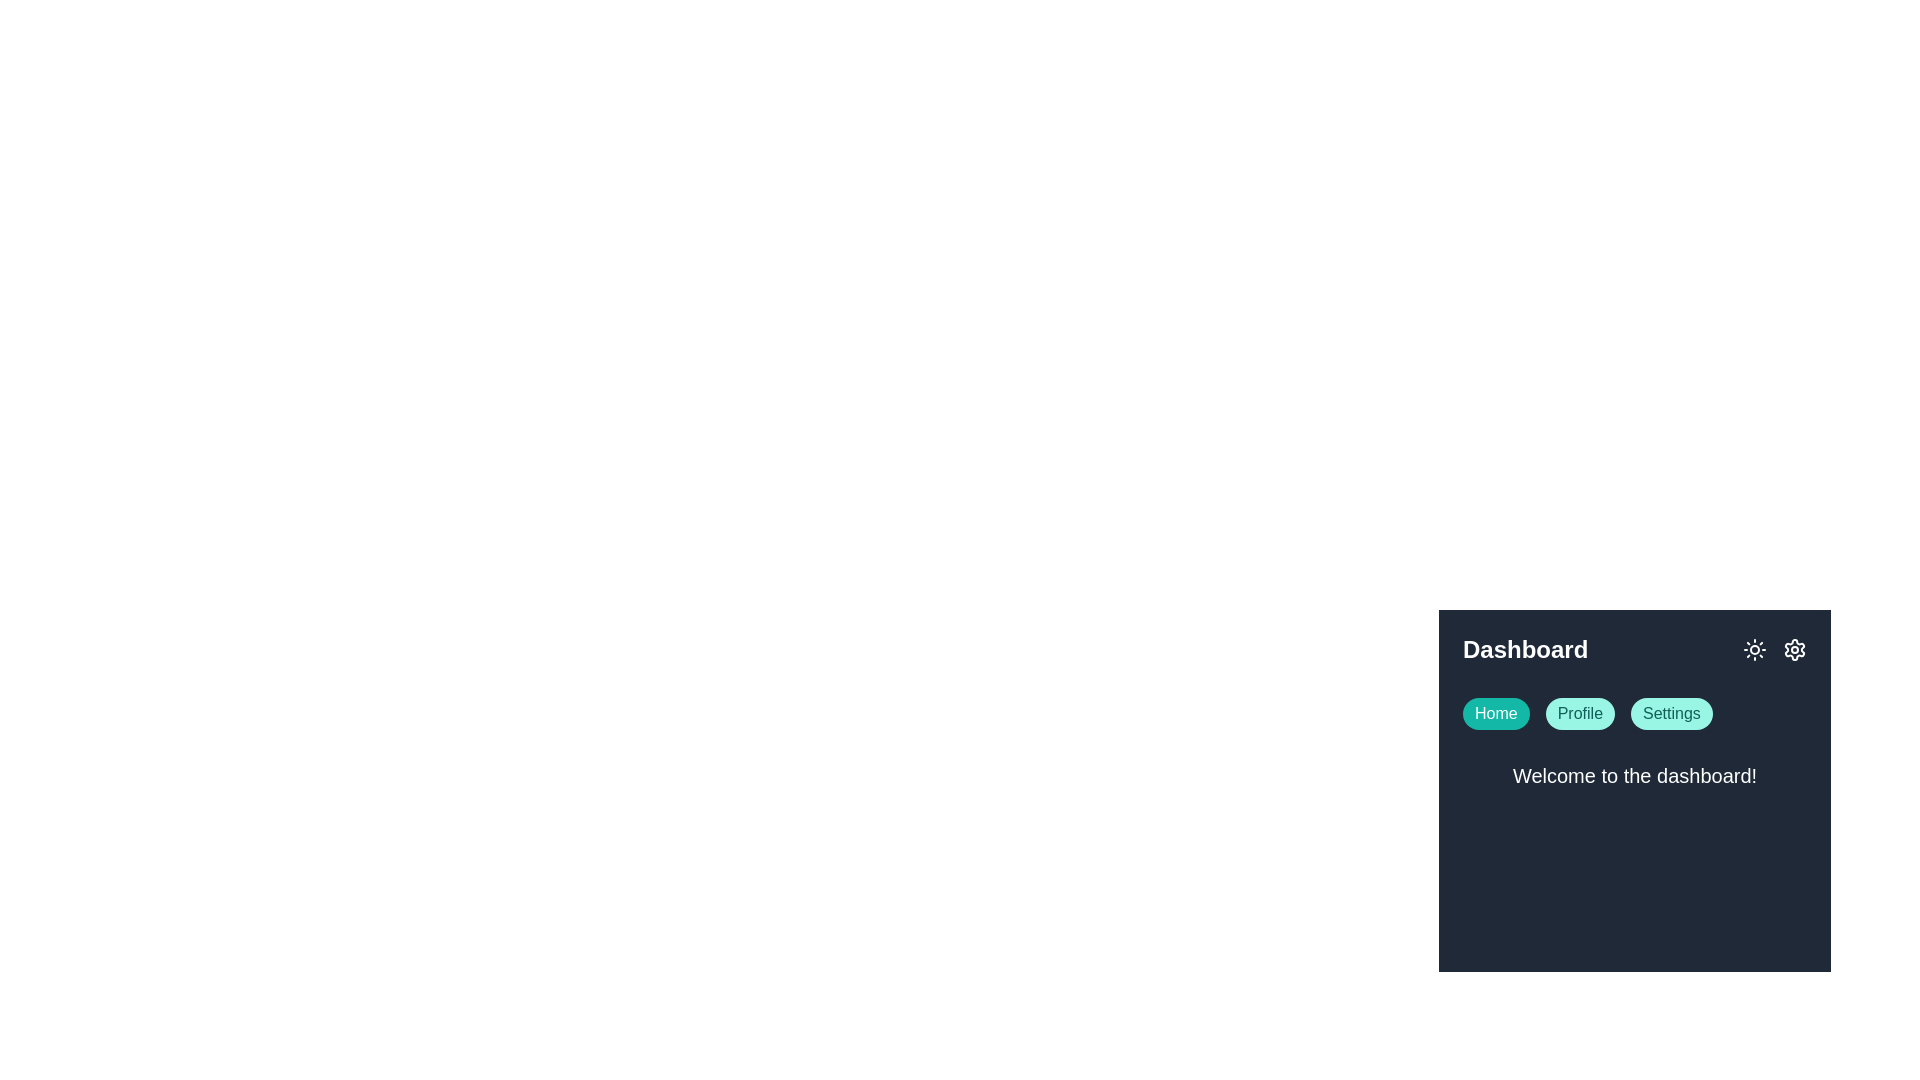  What do you see at coordinates (1671, 712) in the screenshot?
I see `the 'Settings' button, which is a rounded button with a light teal background and dark teal text, located in the top-right navigation area` at bounding box center [1671, 712].